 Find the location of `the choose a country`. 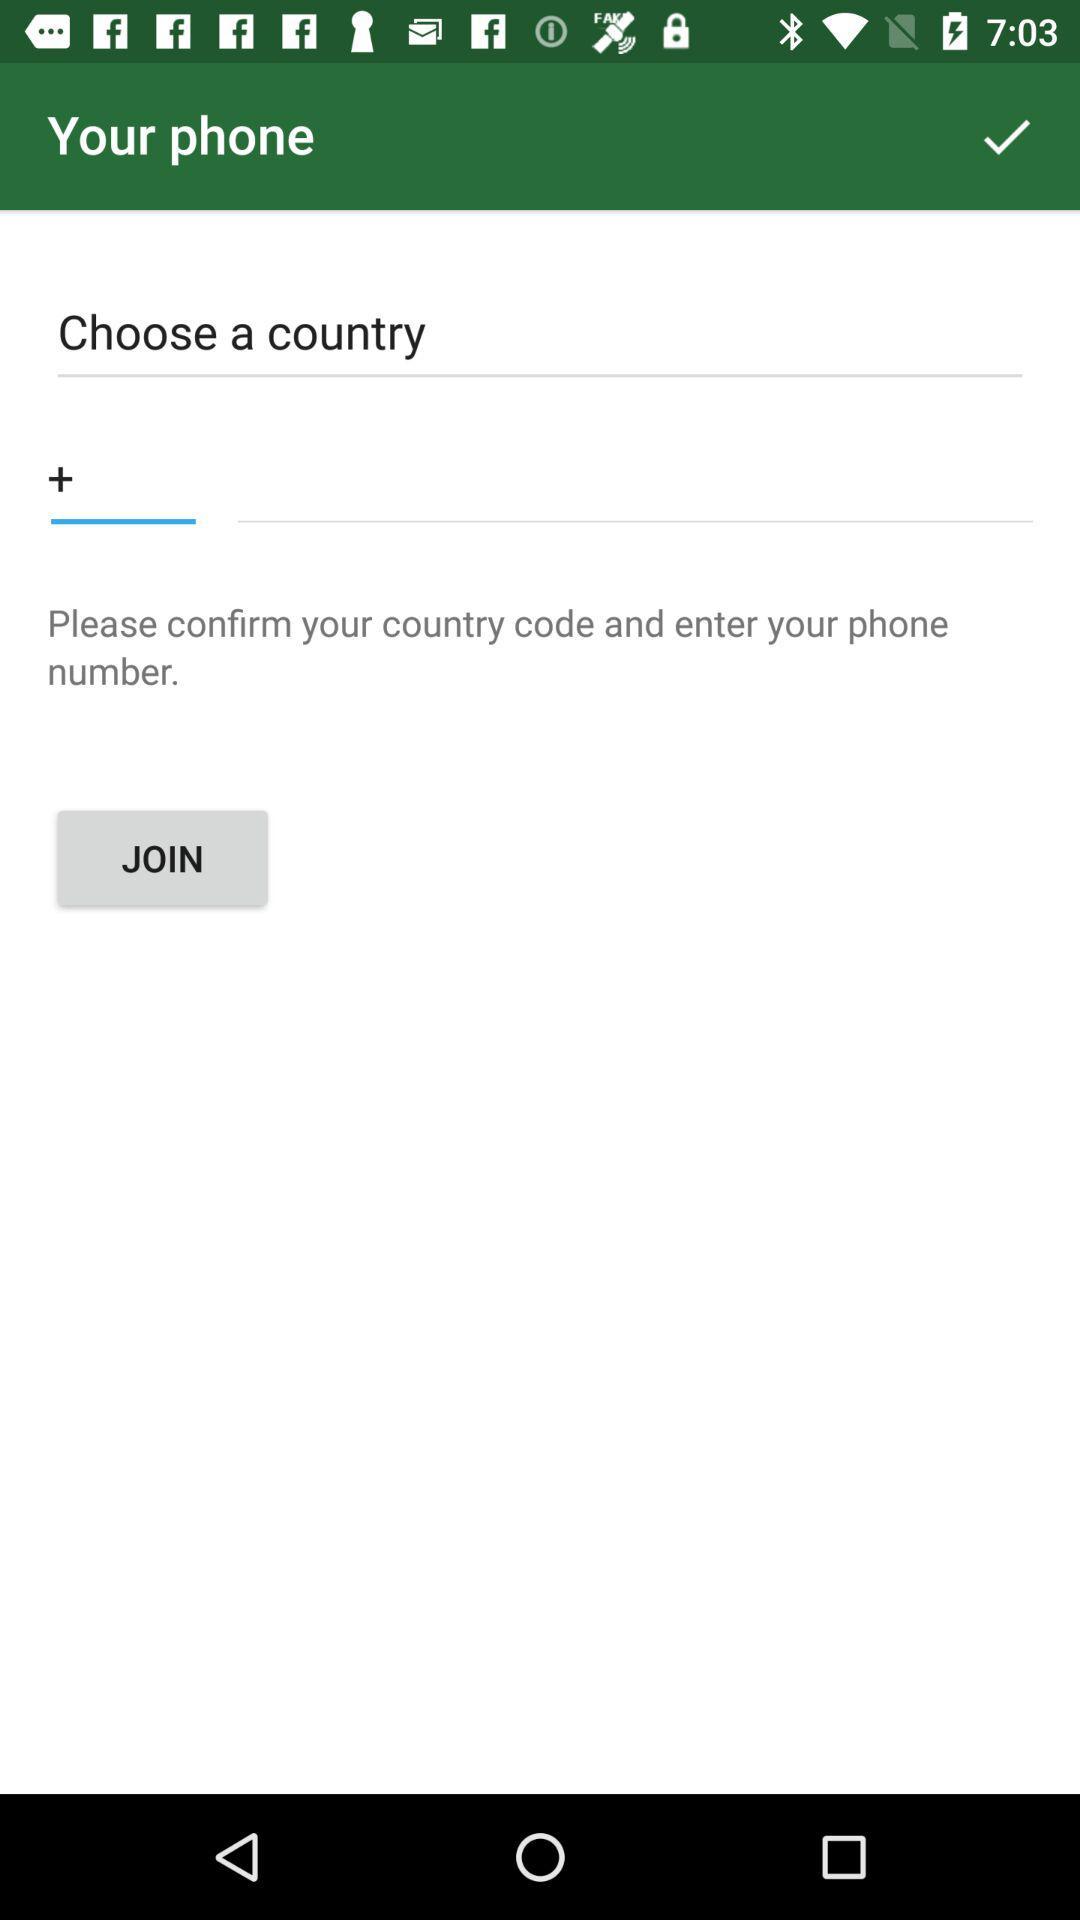

the choose a country is located at coordinates (540, 336).